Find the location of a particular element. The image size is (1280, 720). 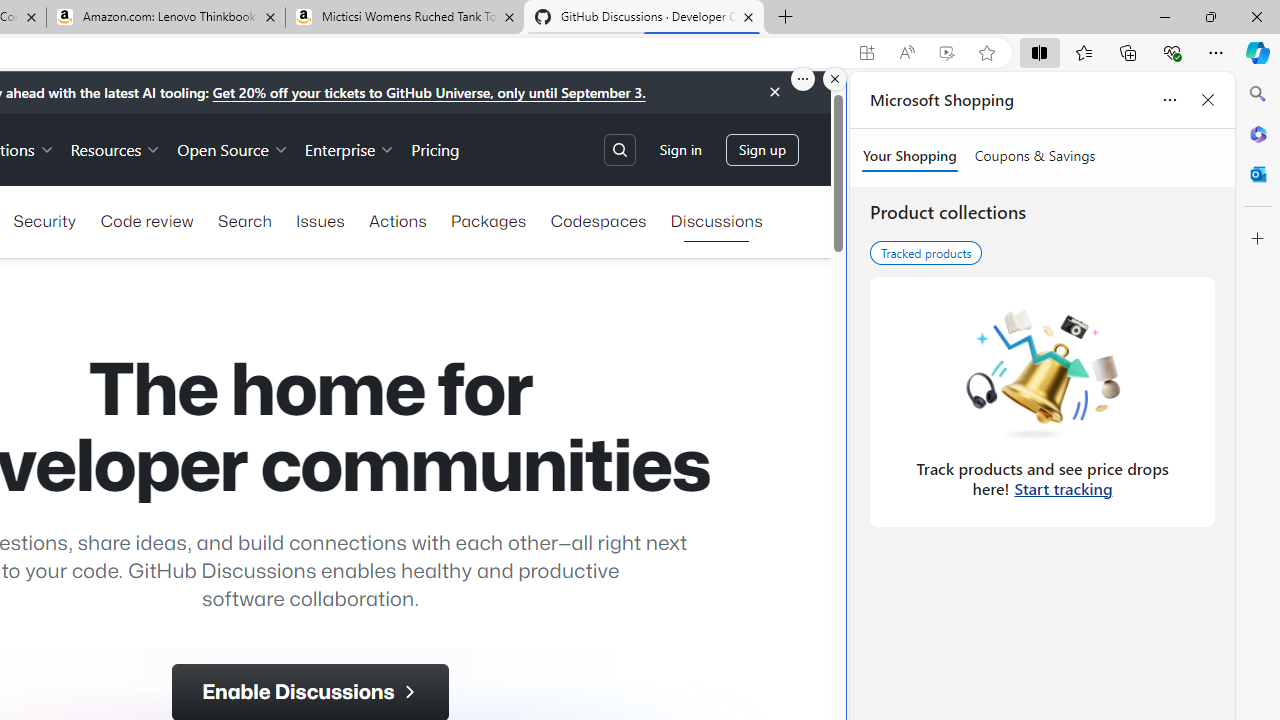

'Enterprise' is located at coordinates (350, 148).